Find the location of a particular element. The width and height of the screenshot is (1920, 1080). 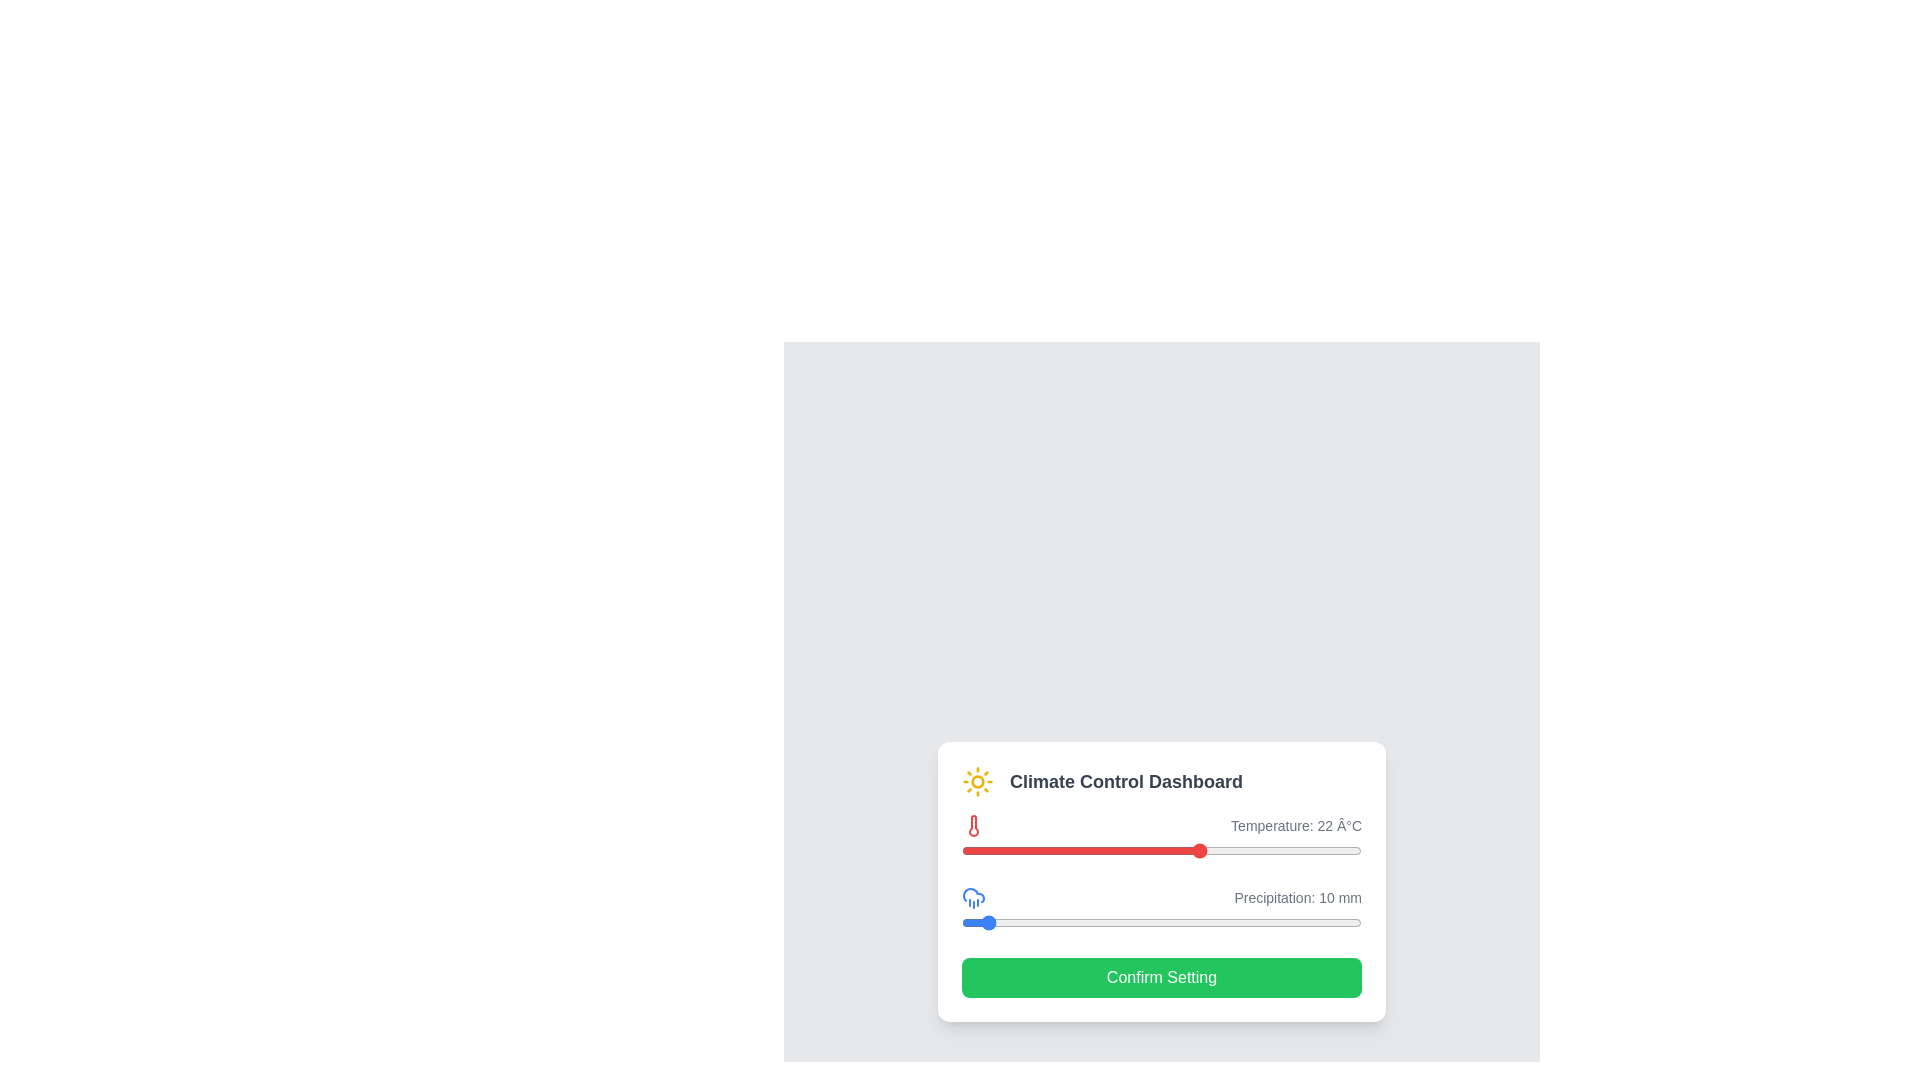

the precipitation slider to 147 mm is located at coordinates (1255, 922).